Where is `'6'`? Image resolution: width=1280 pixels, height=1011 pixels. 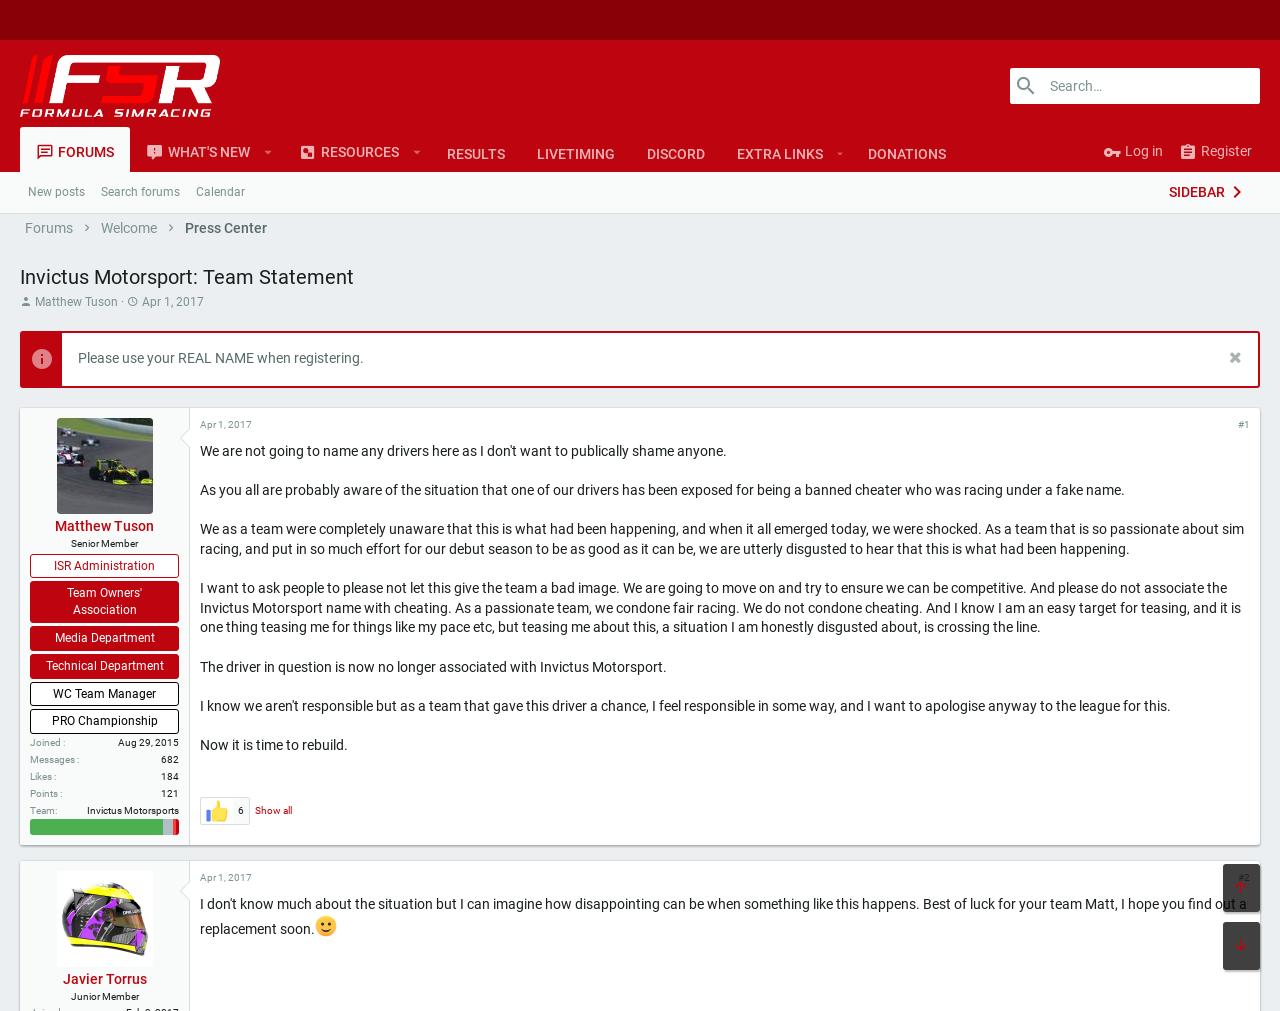
'6' is located at coordinates (240, 876).